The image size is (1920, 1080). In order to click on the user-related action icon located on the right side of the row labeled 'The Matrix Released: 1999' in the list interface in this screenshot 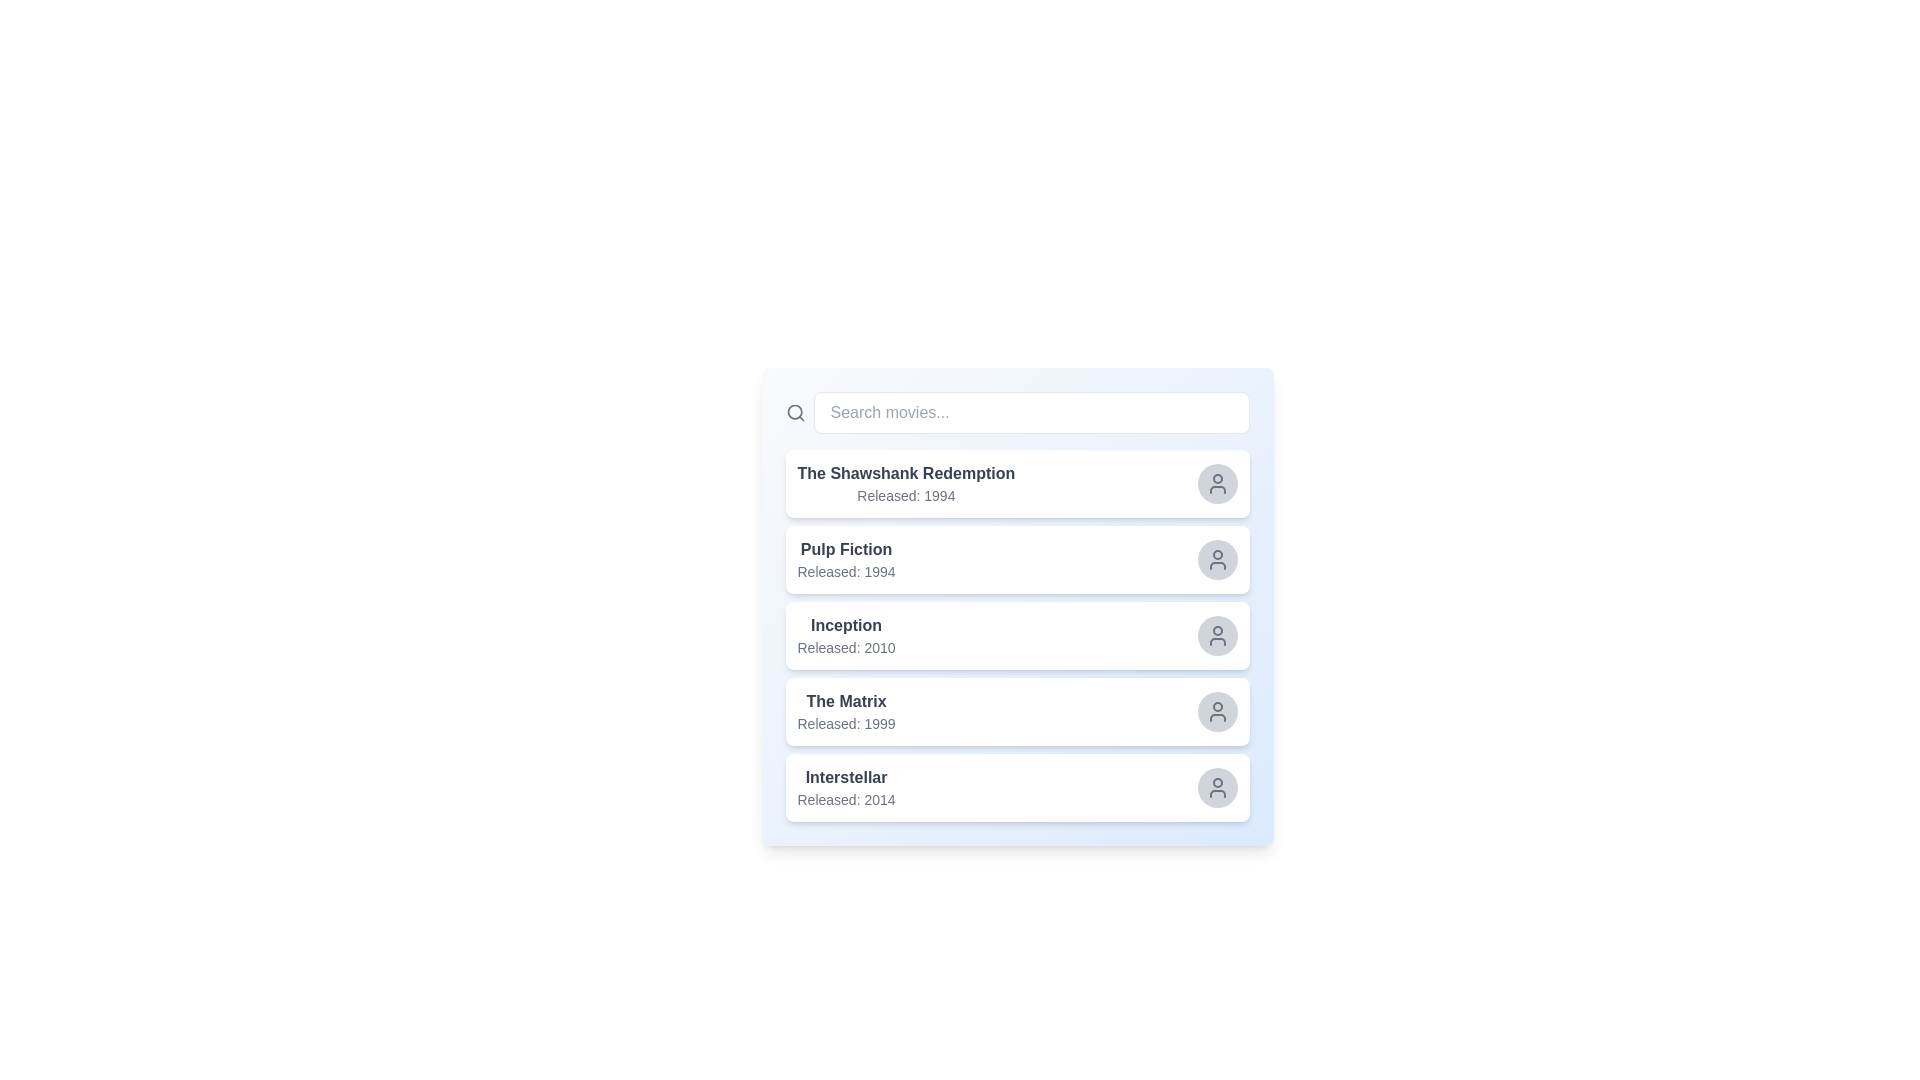, I will do `click(1216, 711)`.